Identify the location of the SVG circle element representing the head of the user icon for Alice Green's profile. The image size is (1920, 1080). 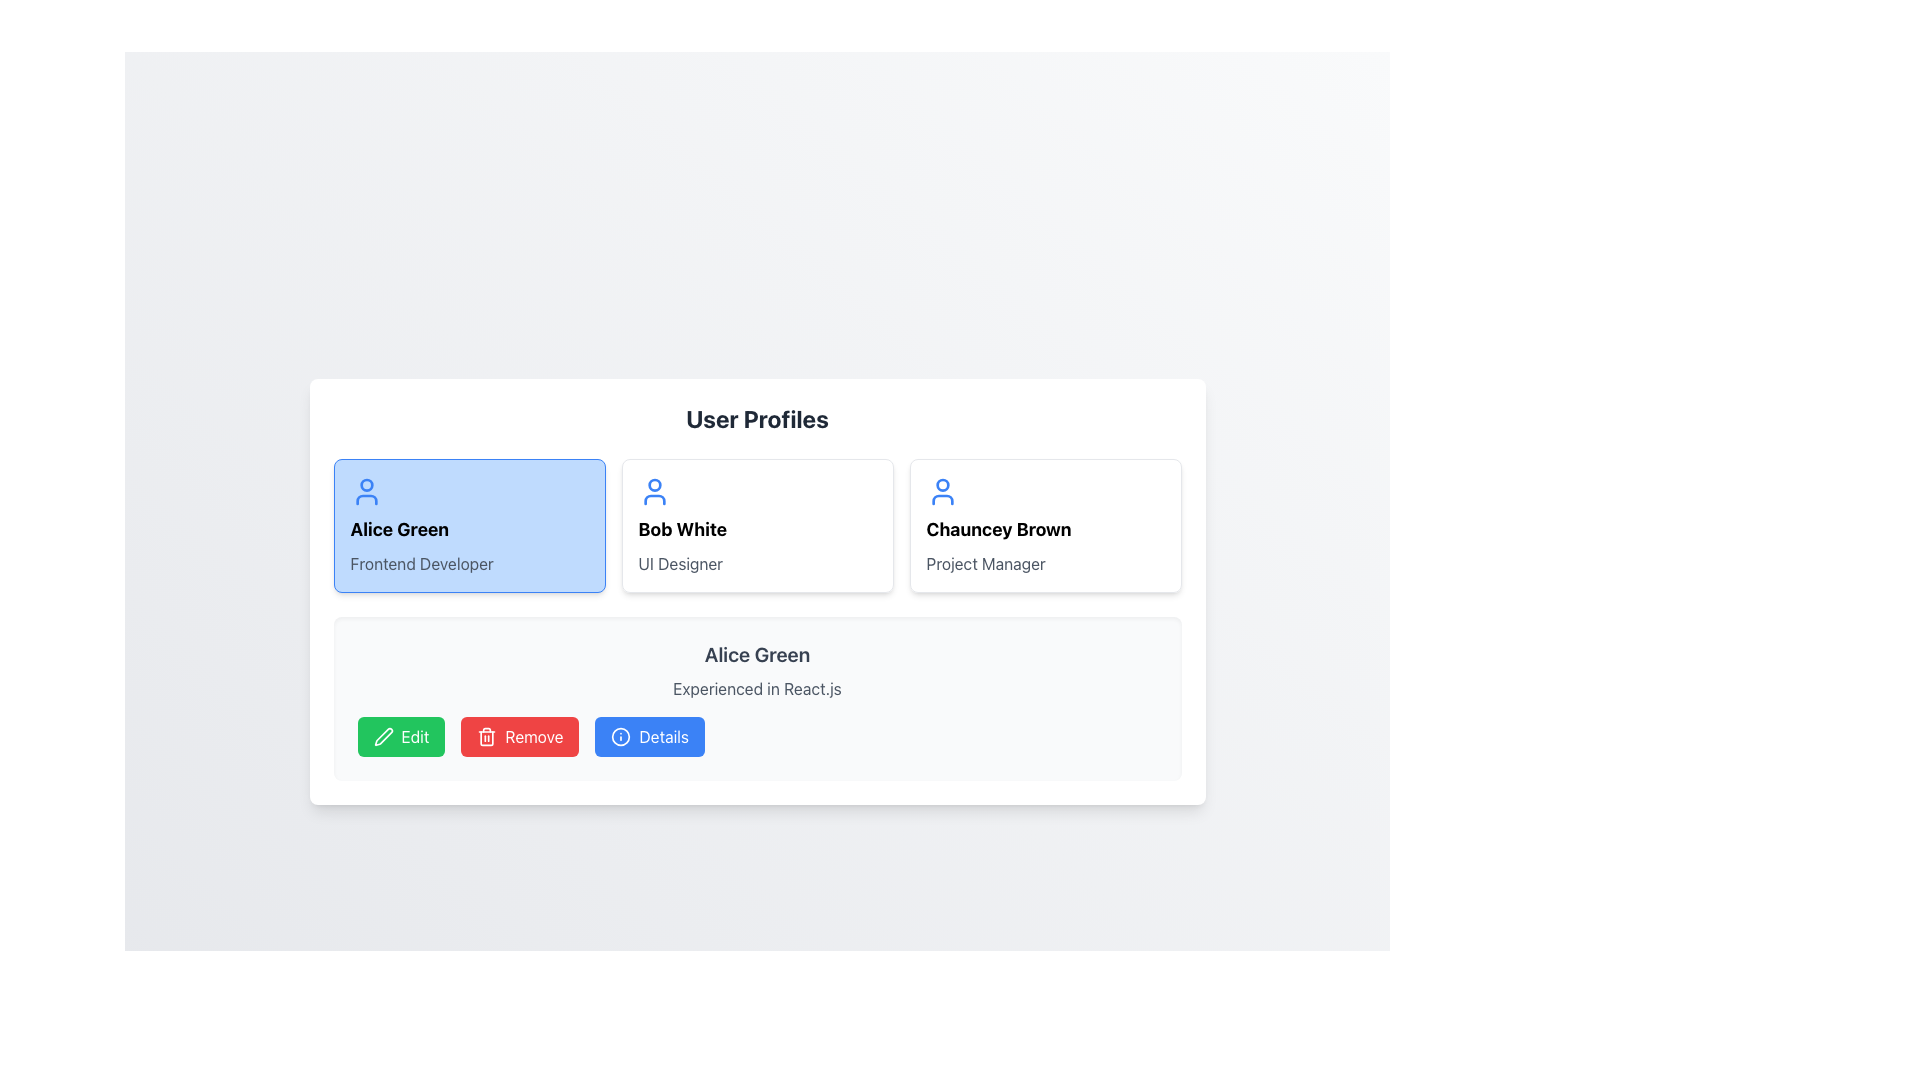
(654, 485).